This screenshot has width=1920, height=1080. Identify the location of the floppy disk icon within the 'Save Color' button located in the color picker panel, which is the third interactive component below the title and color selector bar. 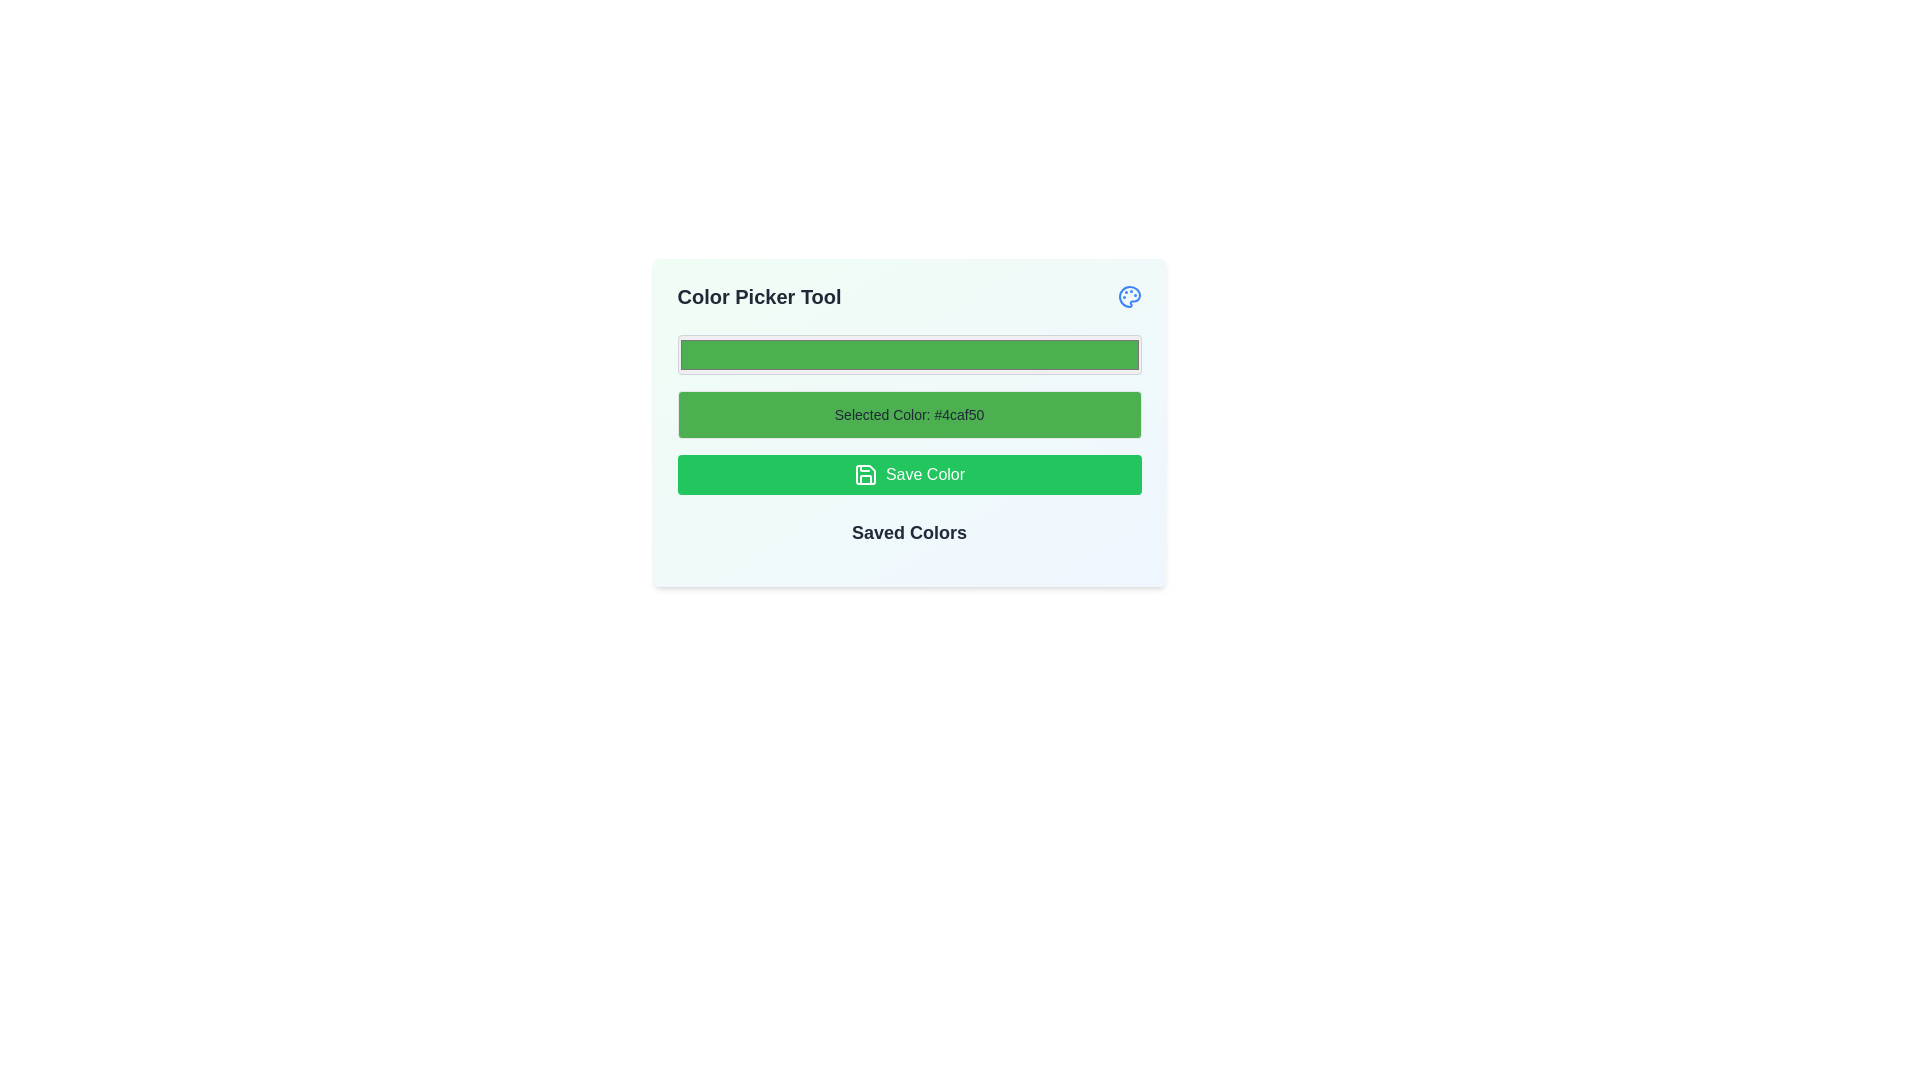
(865, 474).